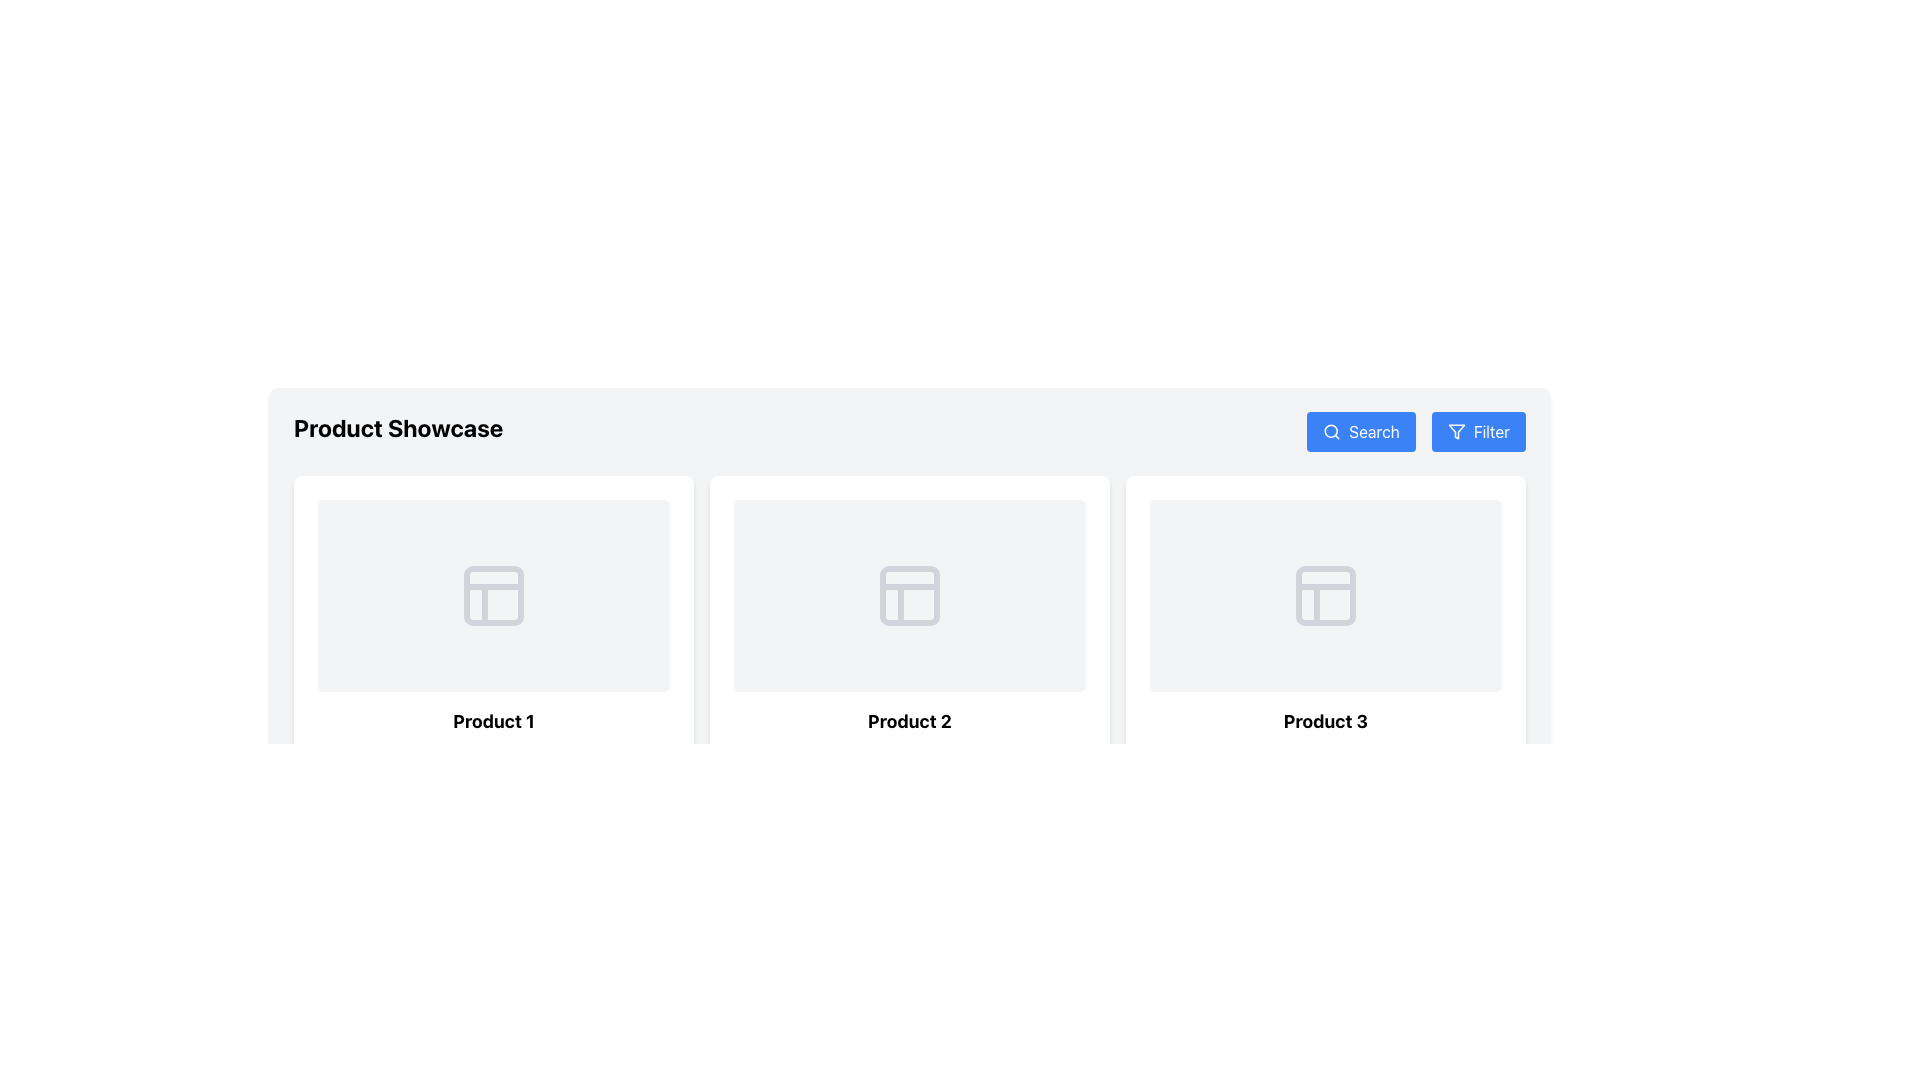 Image resolution: width=1920 pixels, height=1080 pixels. Describe the element at coordinates (1325, 595) in the screenshot. I see `the rectangle graphical decoration element representing part of the icon for 'Product 3' in the product showcase interface` at that location.